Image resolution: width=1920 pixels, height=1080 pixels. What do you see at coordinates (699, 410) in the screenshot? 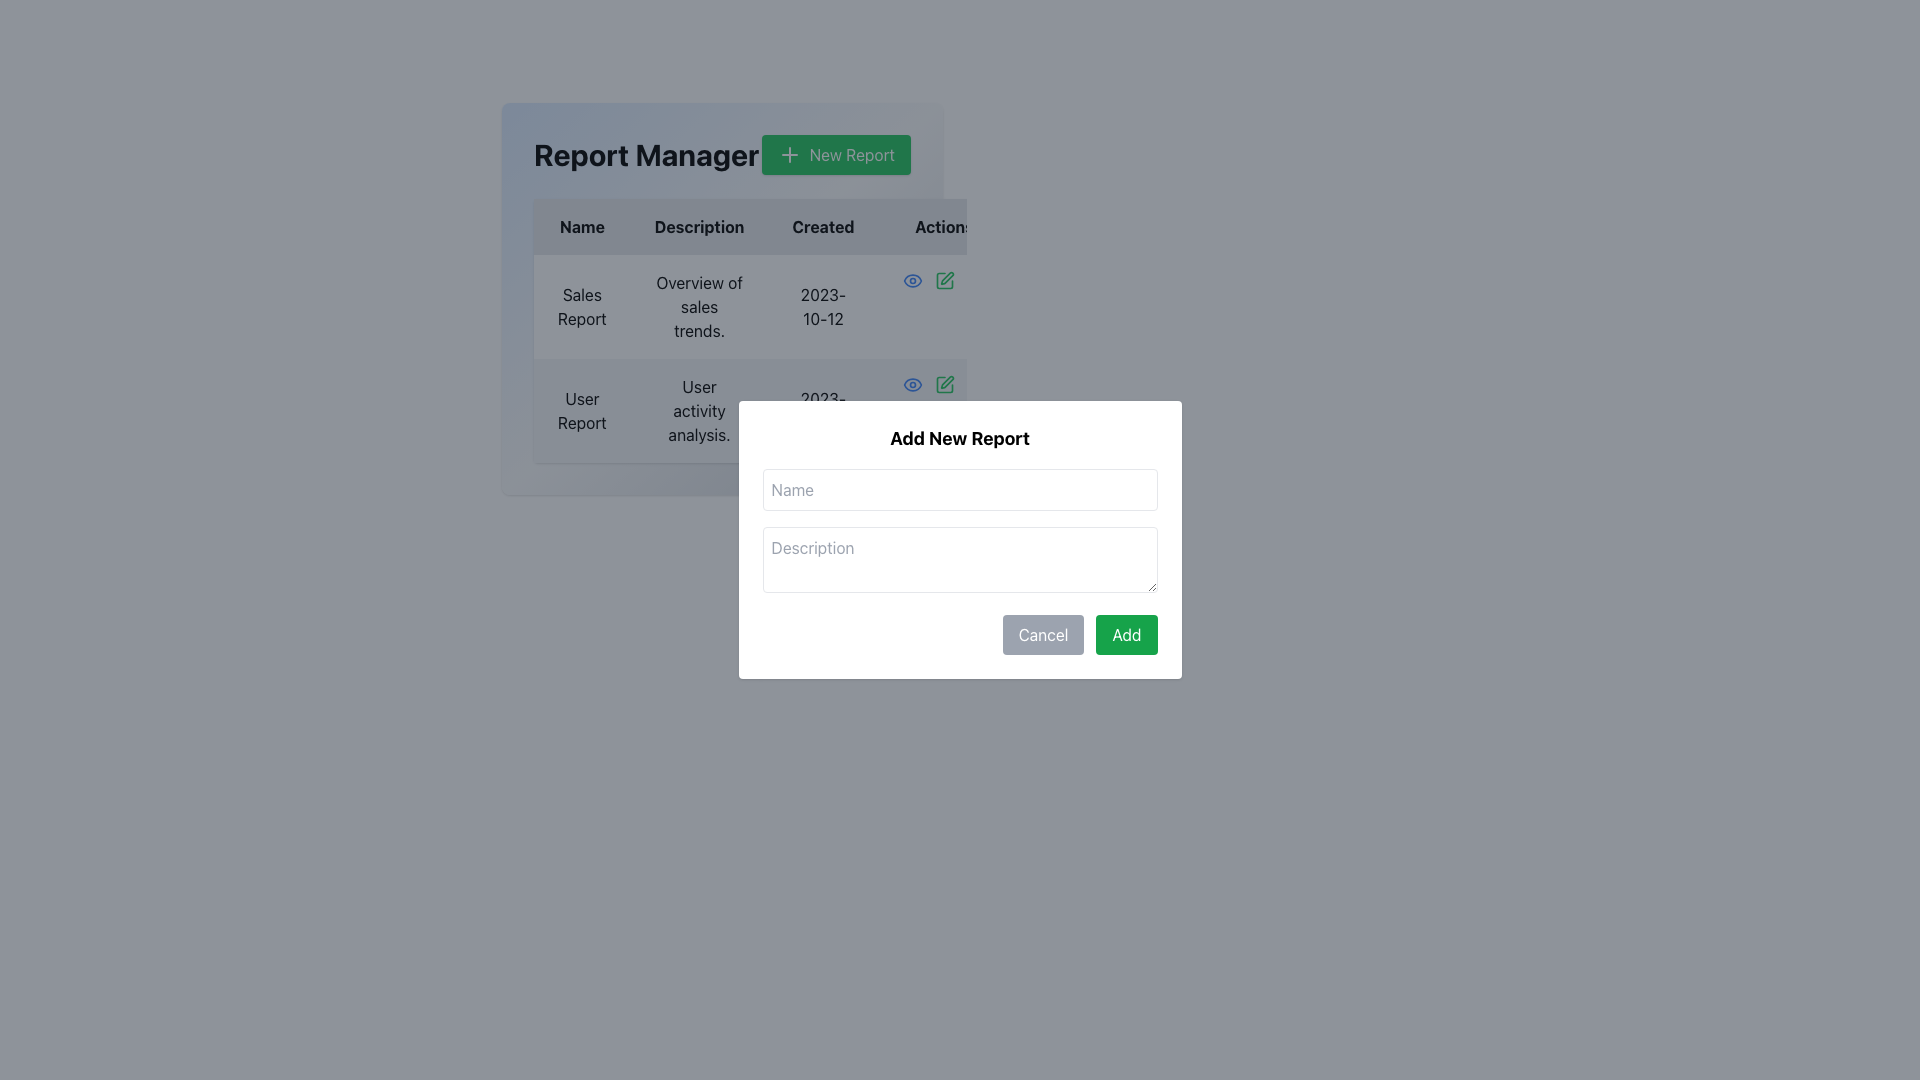
I see `the text element reading 'User activity analysis.' which is the second item in the 'Description' column of the 'User Report.'` at bounding box center [699, 410].